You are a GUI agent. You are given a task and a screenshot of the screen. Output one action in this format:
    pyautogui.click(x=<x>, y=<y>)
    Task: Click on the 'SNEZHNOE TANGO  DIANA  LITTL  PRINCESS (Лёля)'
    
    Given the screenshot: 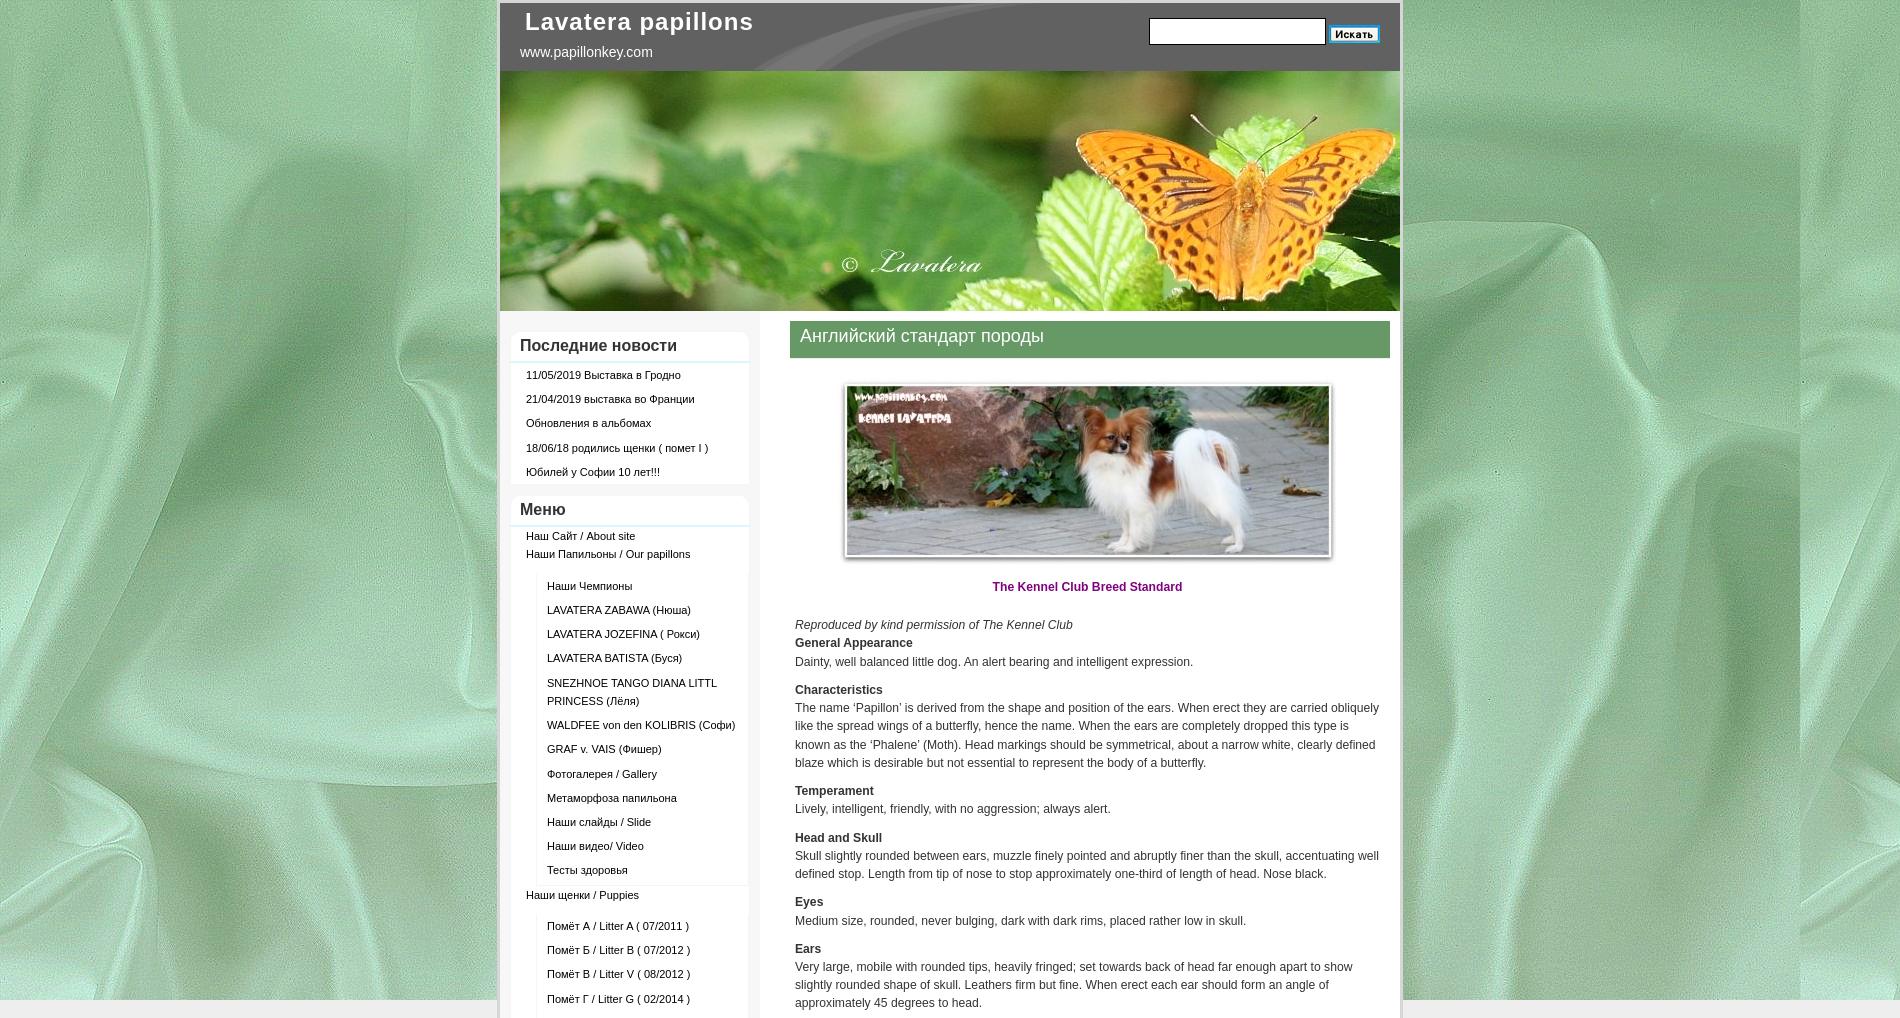 What is the action you would take?
    pyautogui.click(x=631, y=691)
    